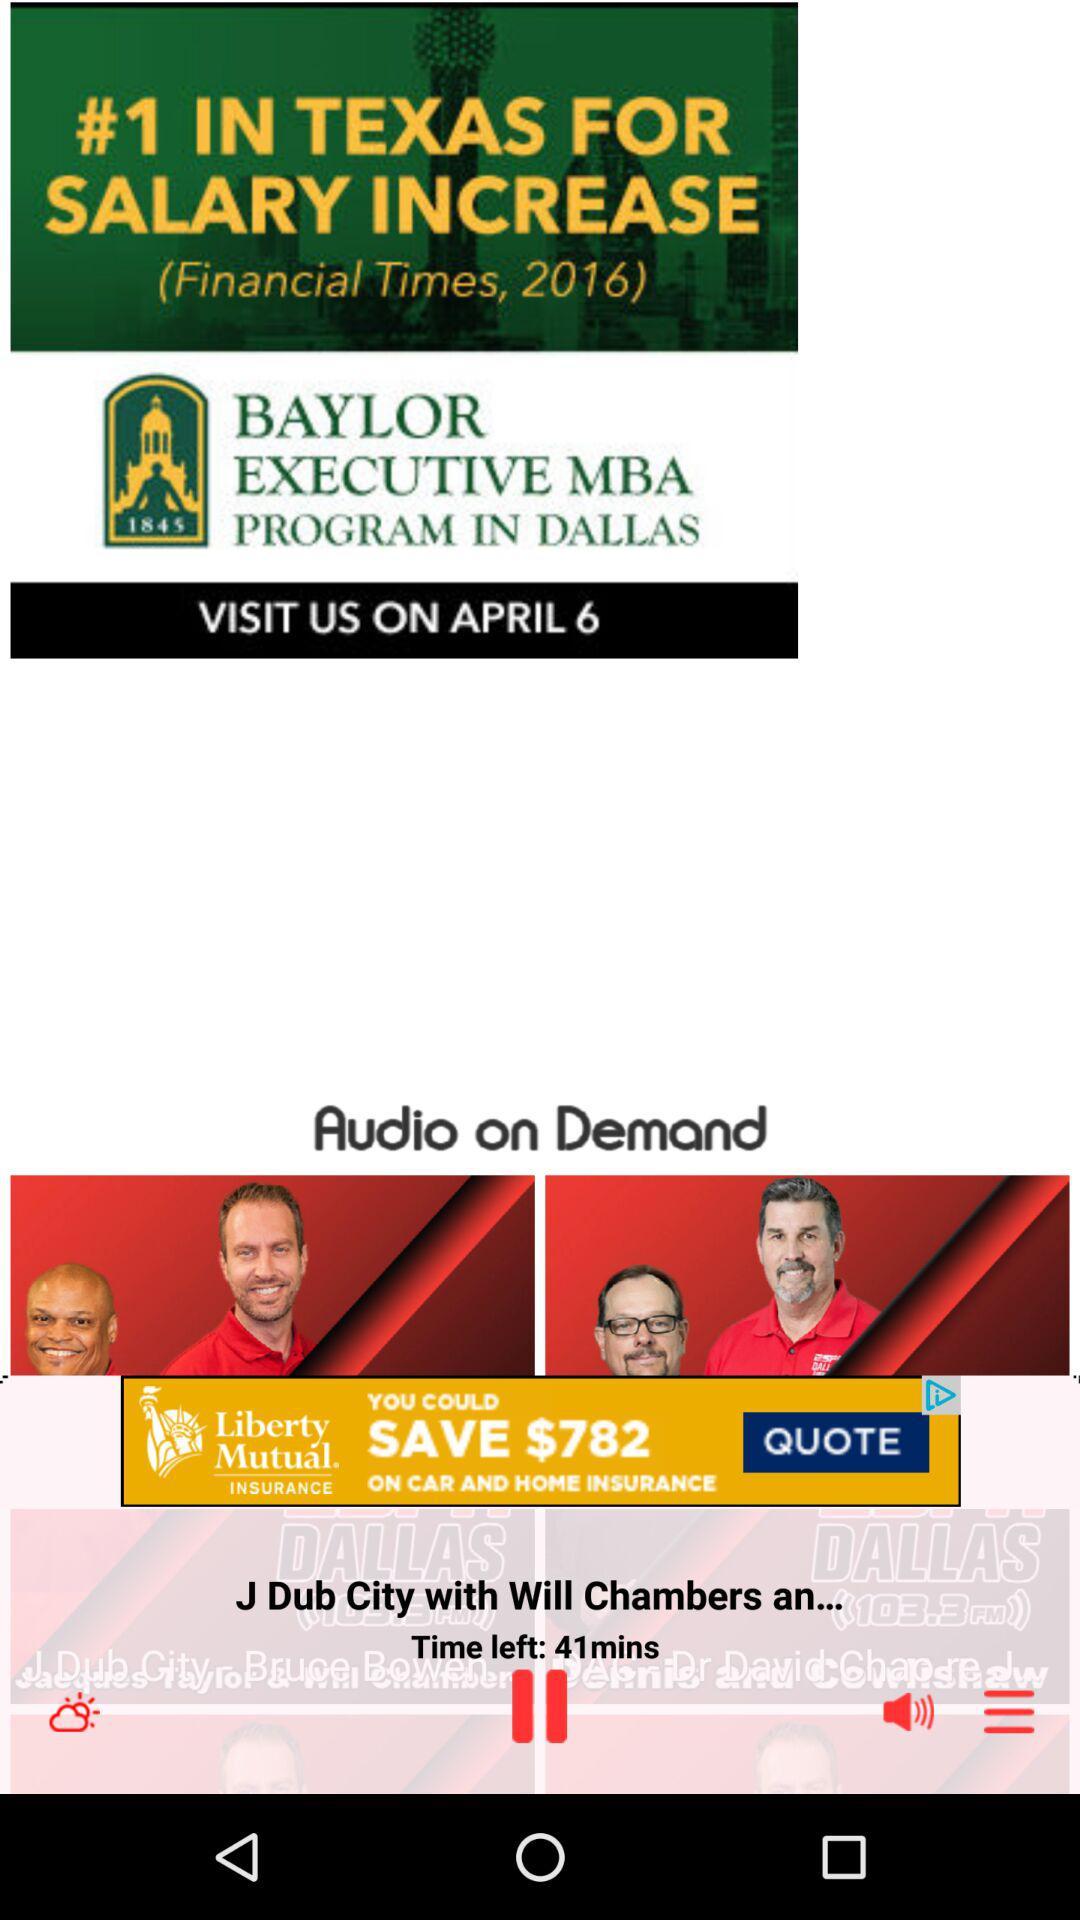 This screenshot has width=1080, height=1920. I want to click on dac dr david item, so click(806, 1665).